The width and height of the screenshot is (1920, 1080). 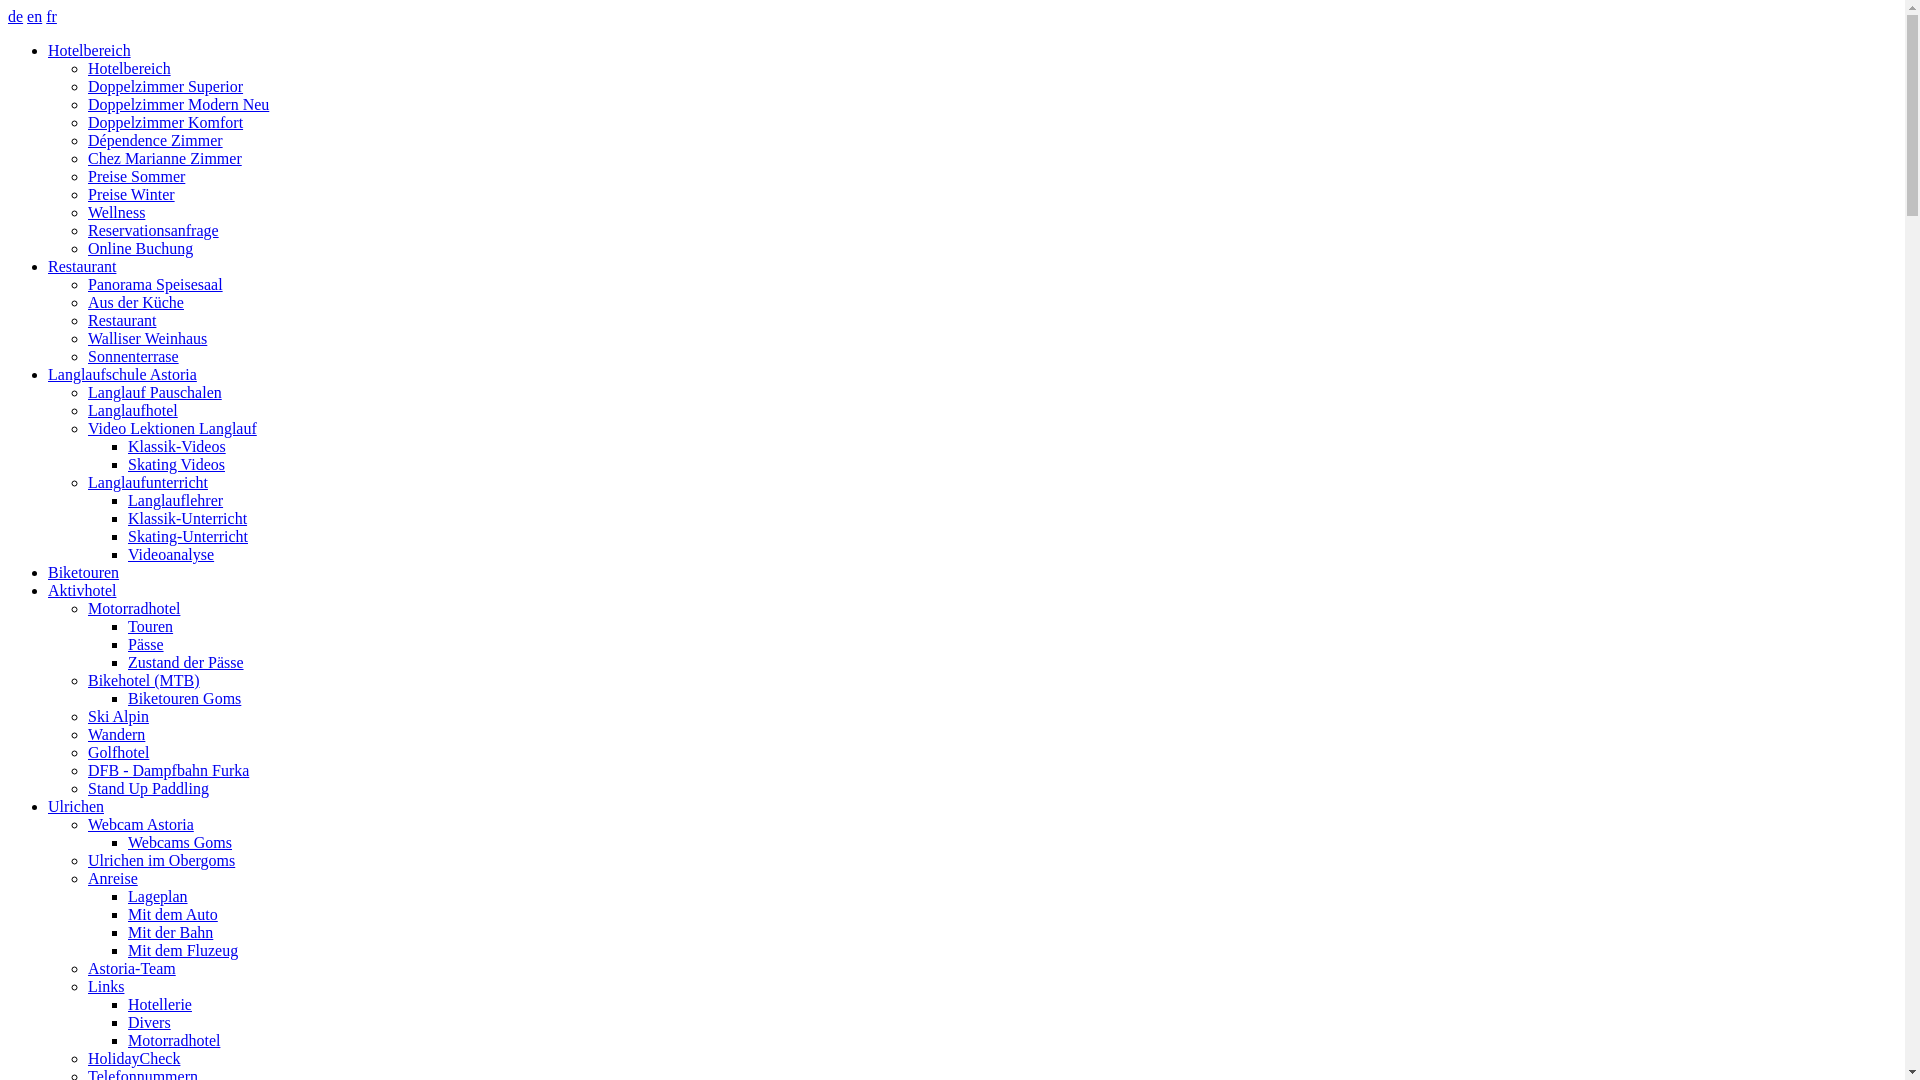 What do you see at coordinates (168, 769) in the screenshot?
I see `'DFB - Dampfbahn Furka'` at bounding box center [168, 769].